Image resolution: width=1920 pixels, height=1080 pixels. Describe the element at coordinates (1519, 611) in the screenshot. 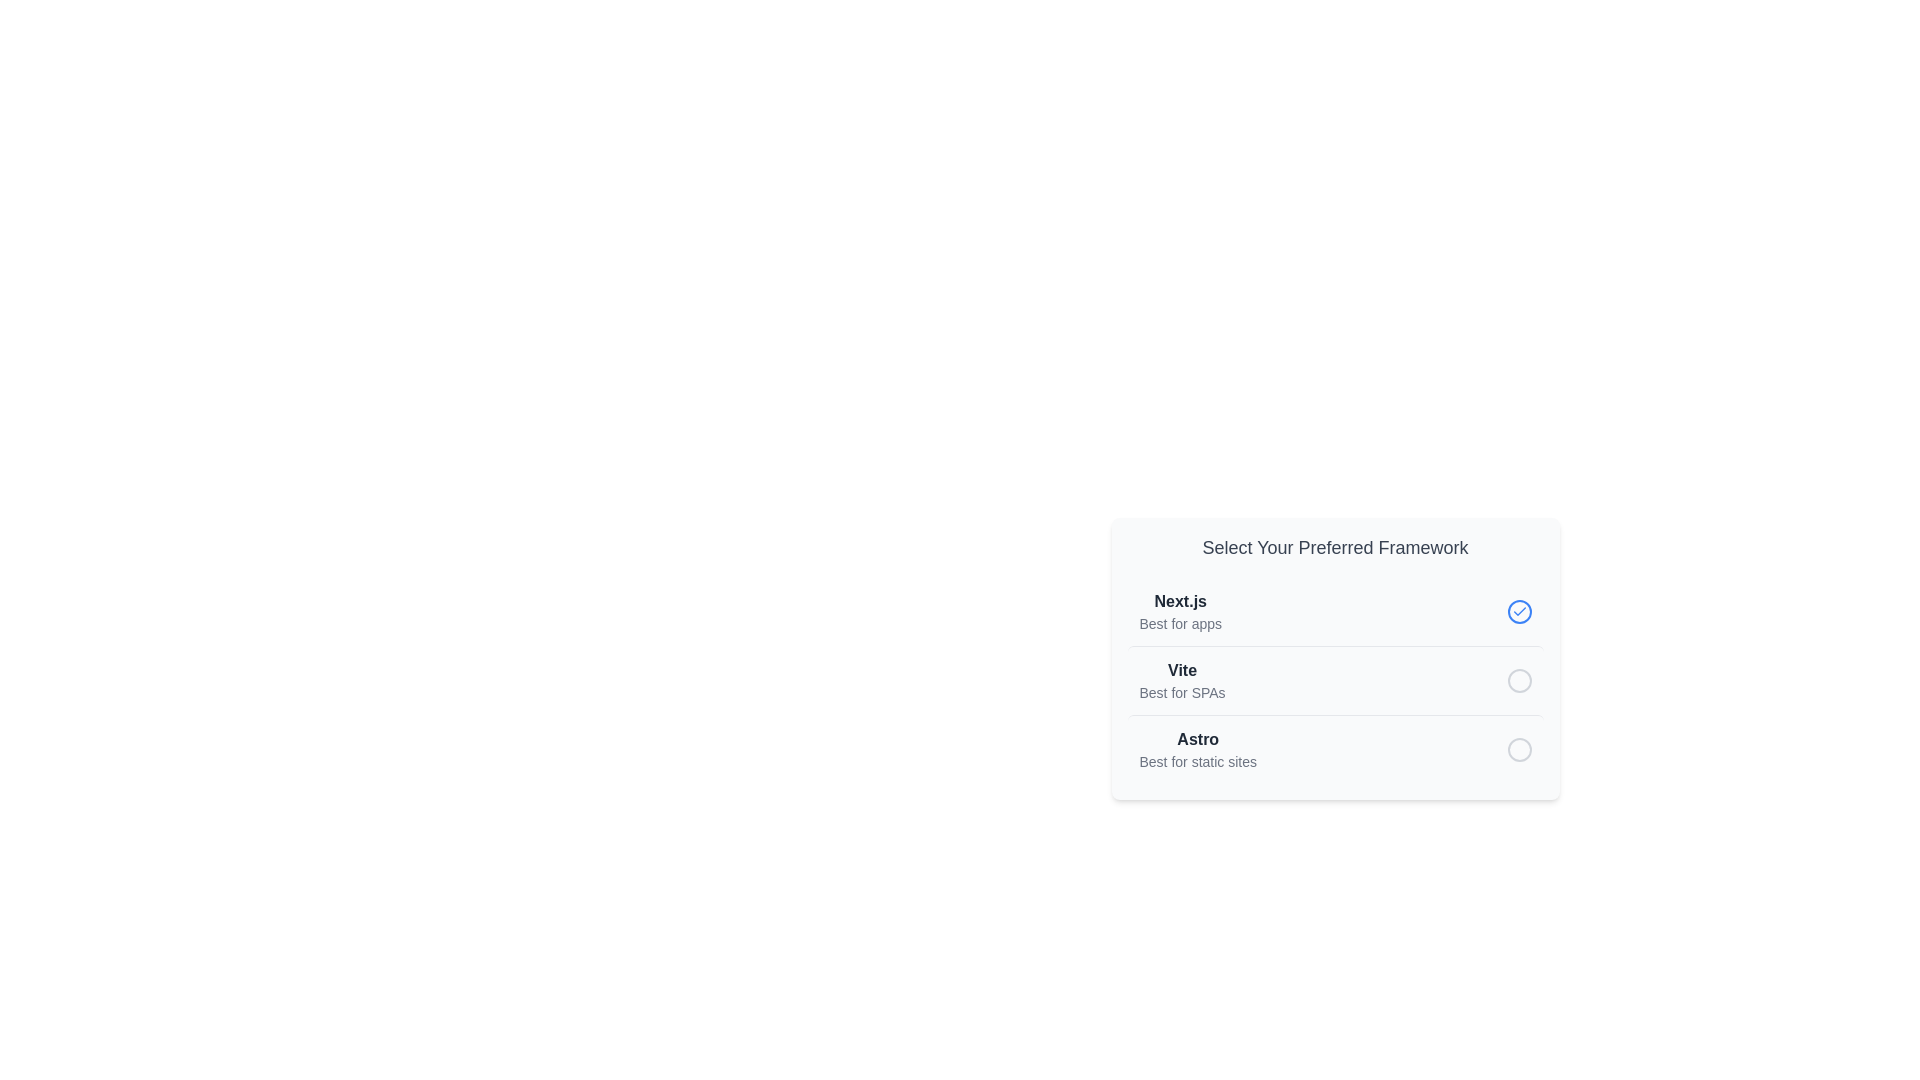

I see `the radio button with a blue border and checkmark icon, located to the right of the 'Next.js' option` at that location.